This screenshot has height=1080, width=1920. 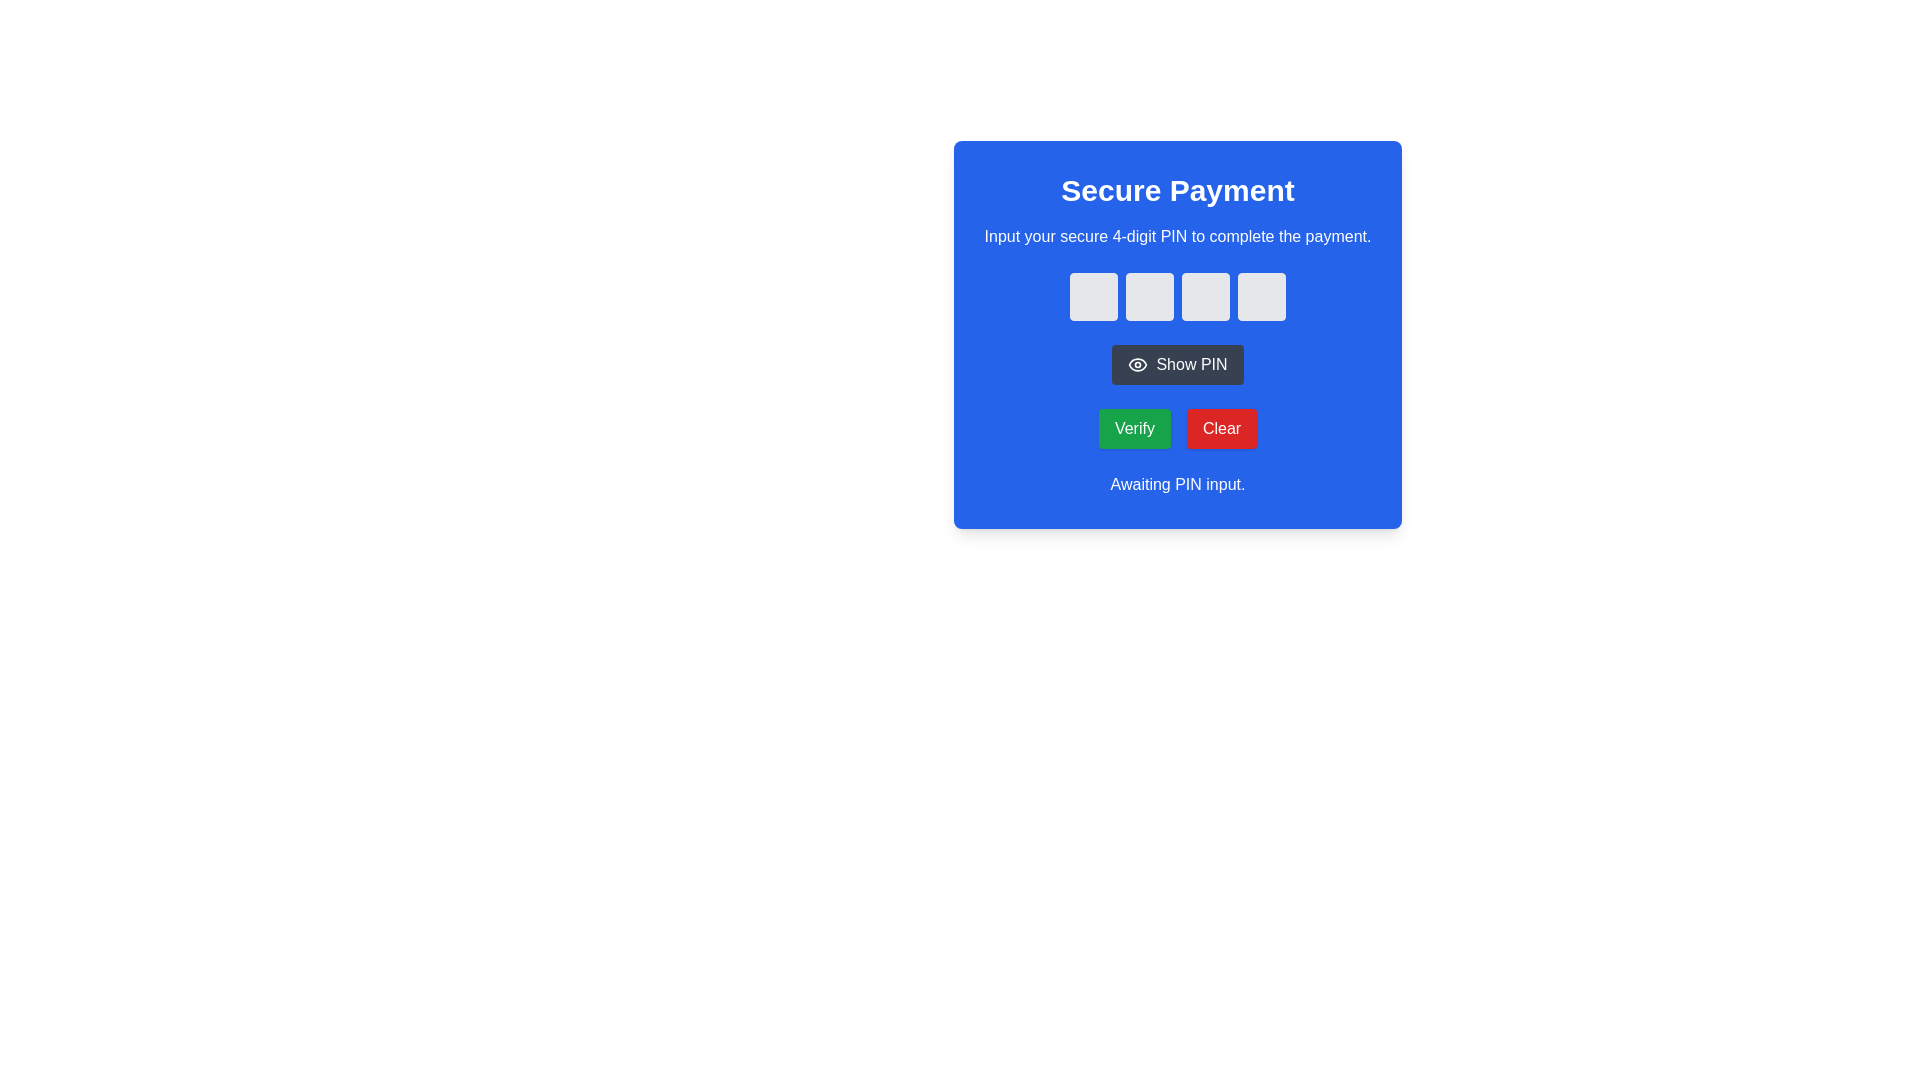 I want to click on the eye icon located to the left of the 'Show PIN' text within the PIN entry button, so click(x=1138, y=365).